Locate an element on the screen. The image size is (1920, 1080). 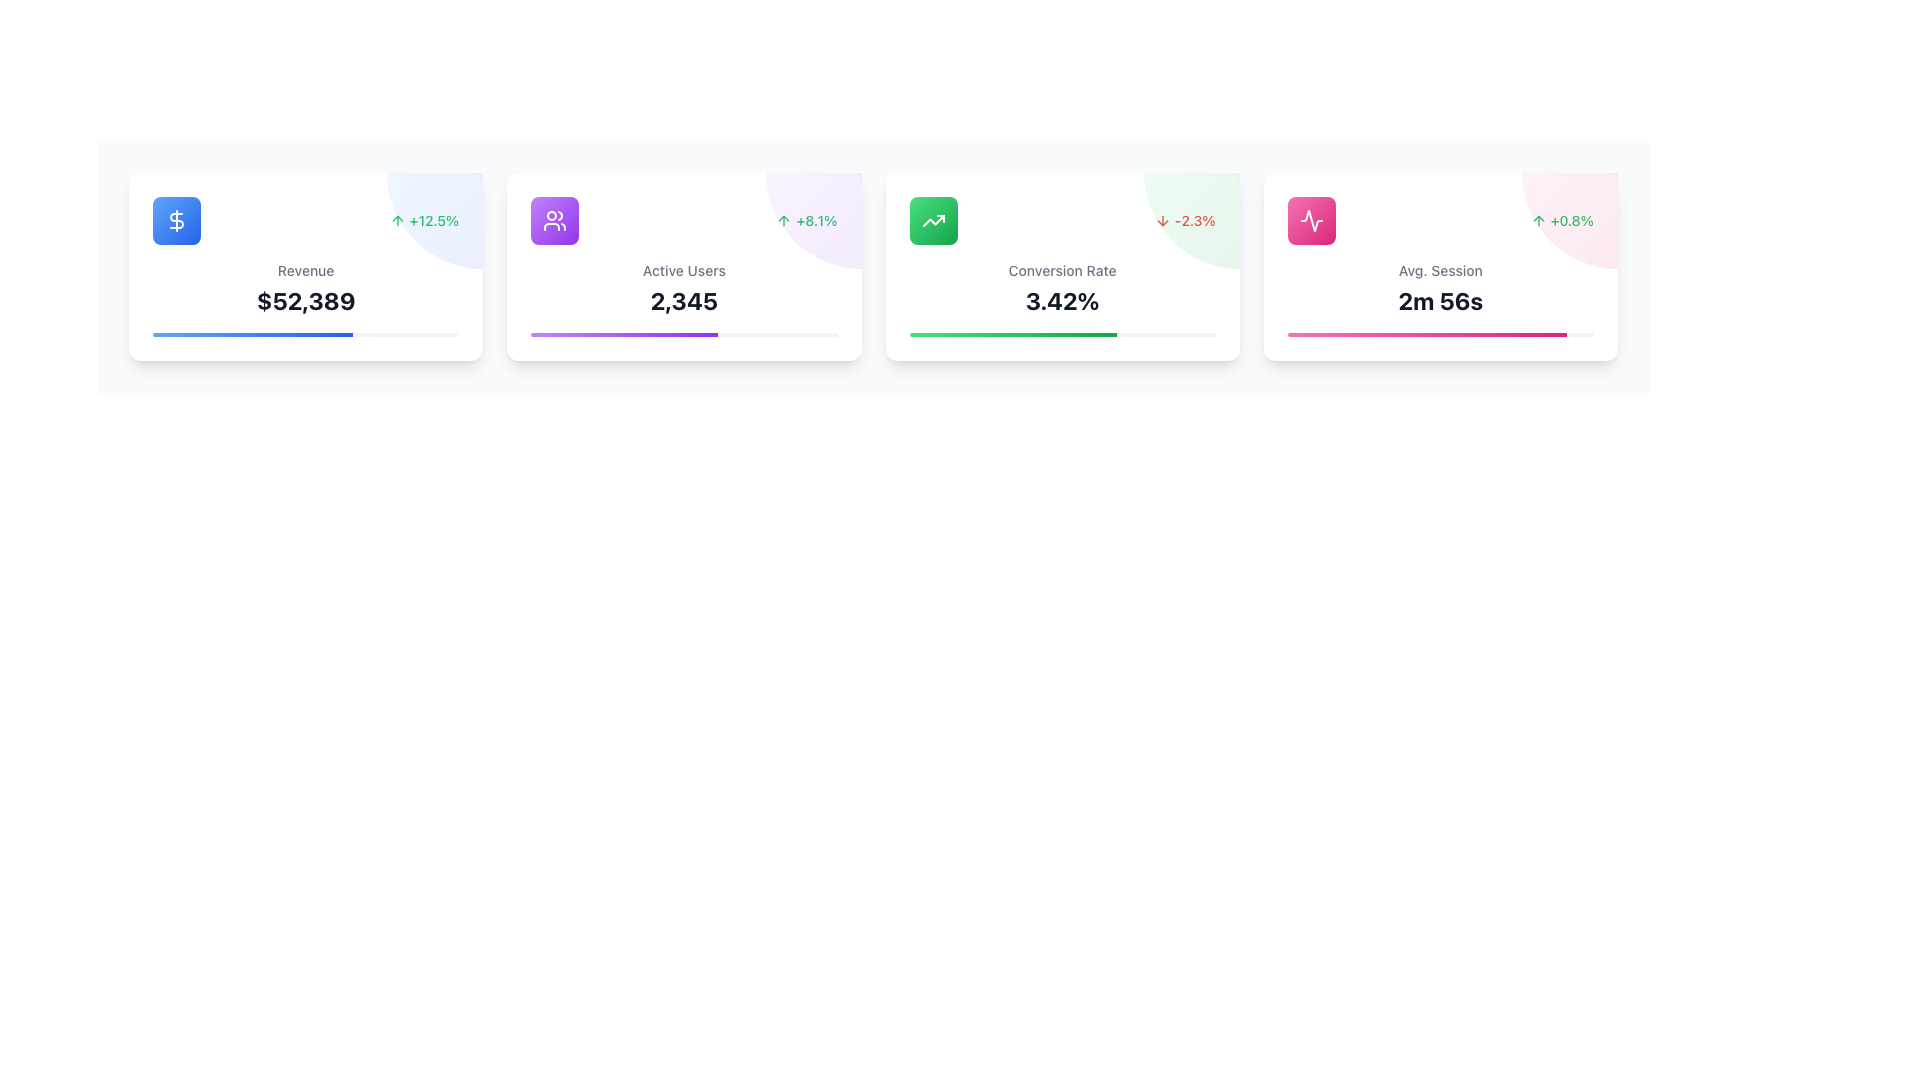
label indicating 'Active Users' located above the numerical value '2,345' in the second dashboard card from the left is located at coordinates (684, 270).